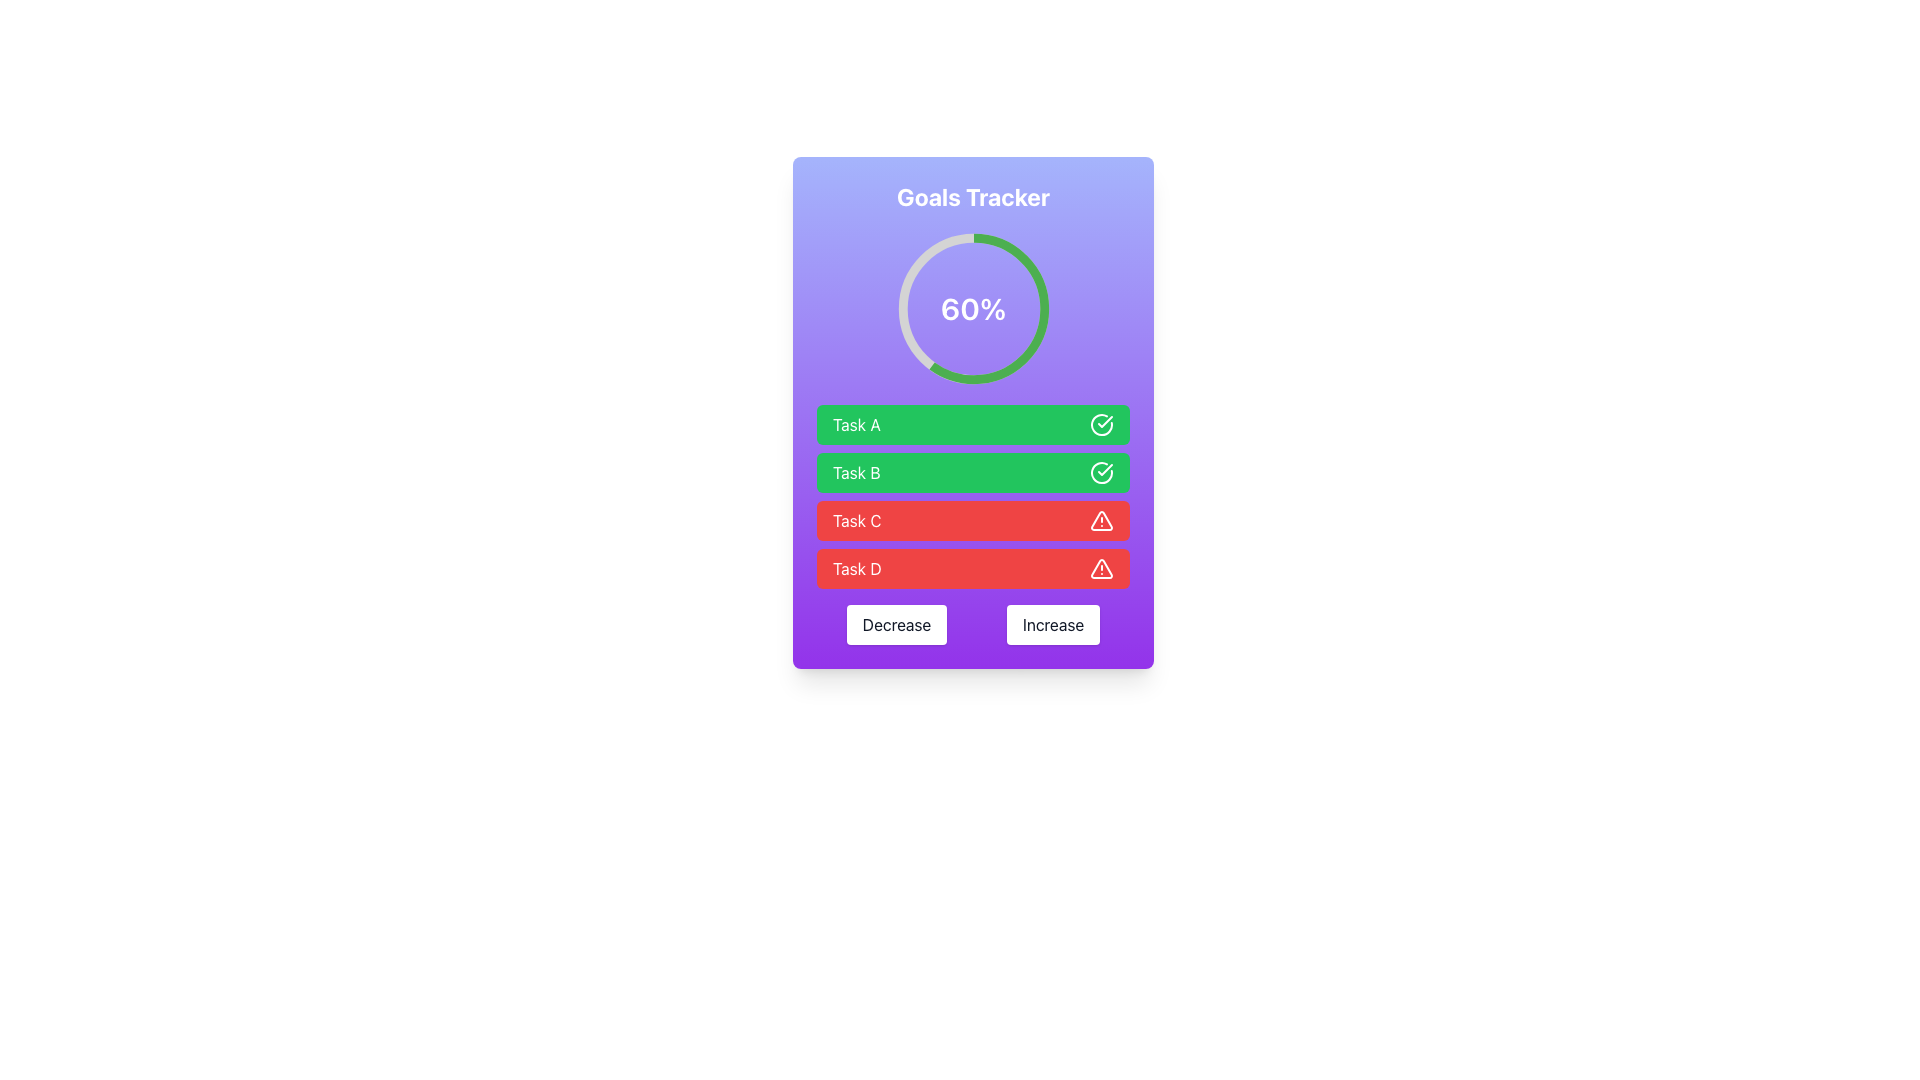  Describe the element at coordinates (973, 308) in the screenshot. I see `the Text Label displaying '60%' within the circular progress indicator, which is centrally aligned and indicates progress in the Goals Tracker panel` at that location.